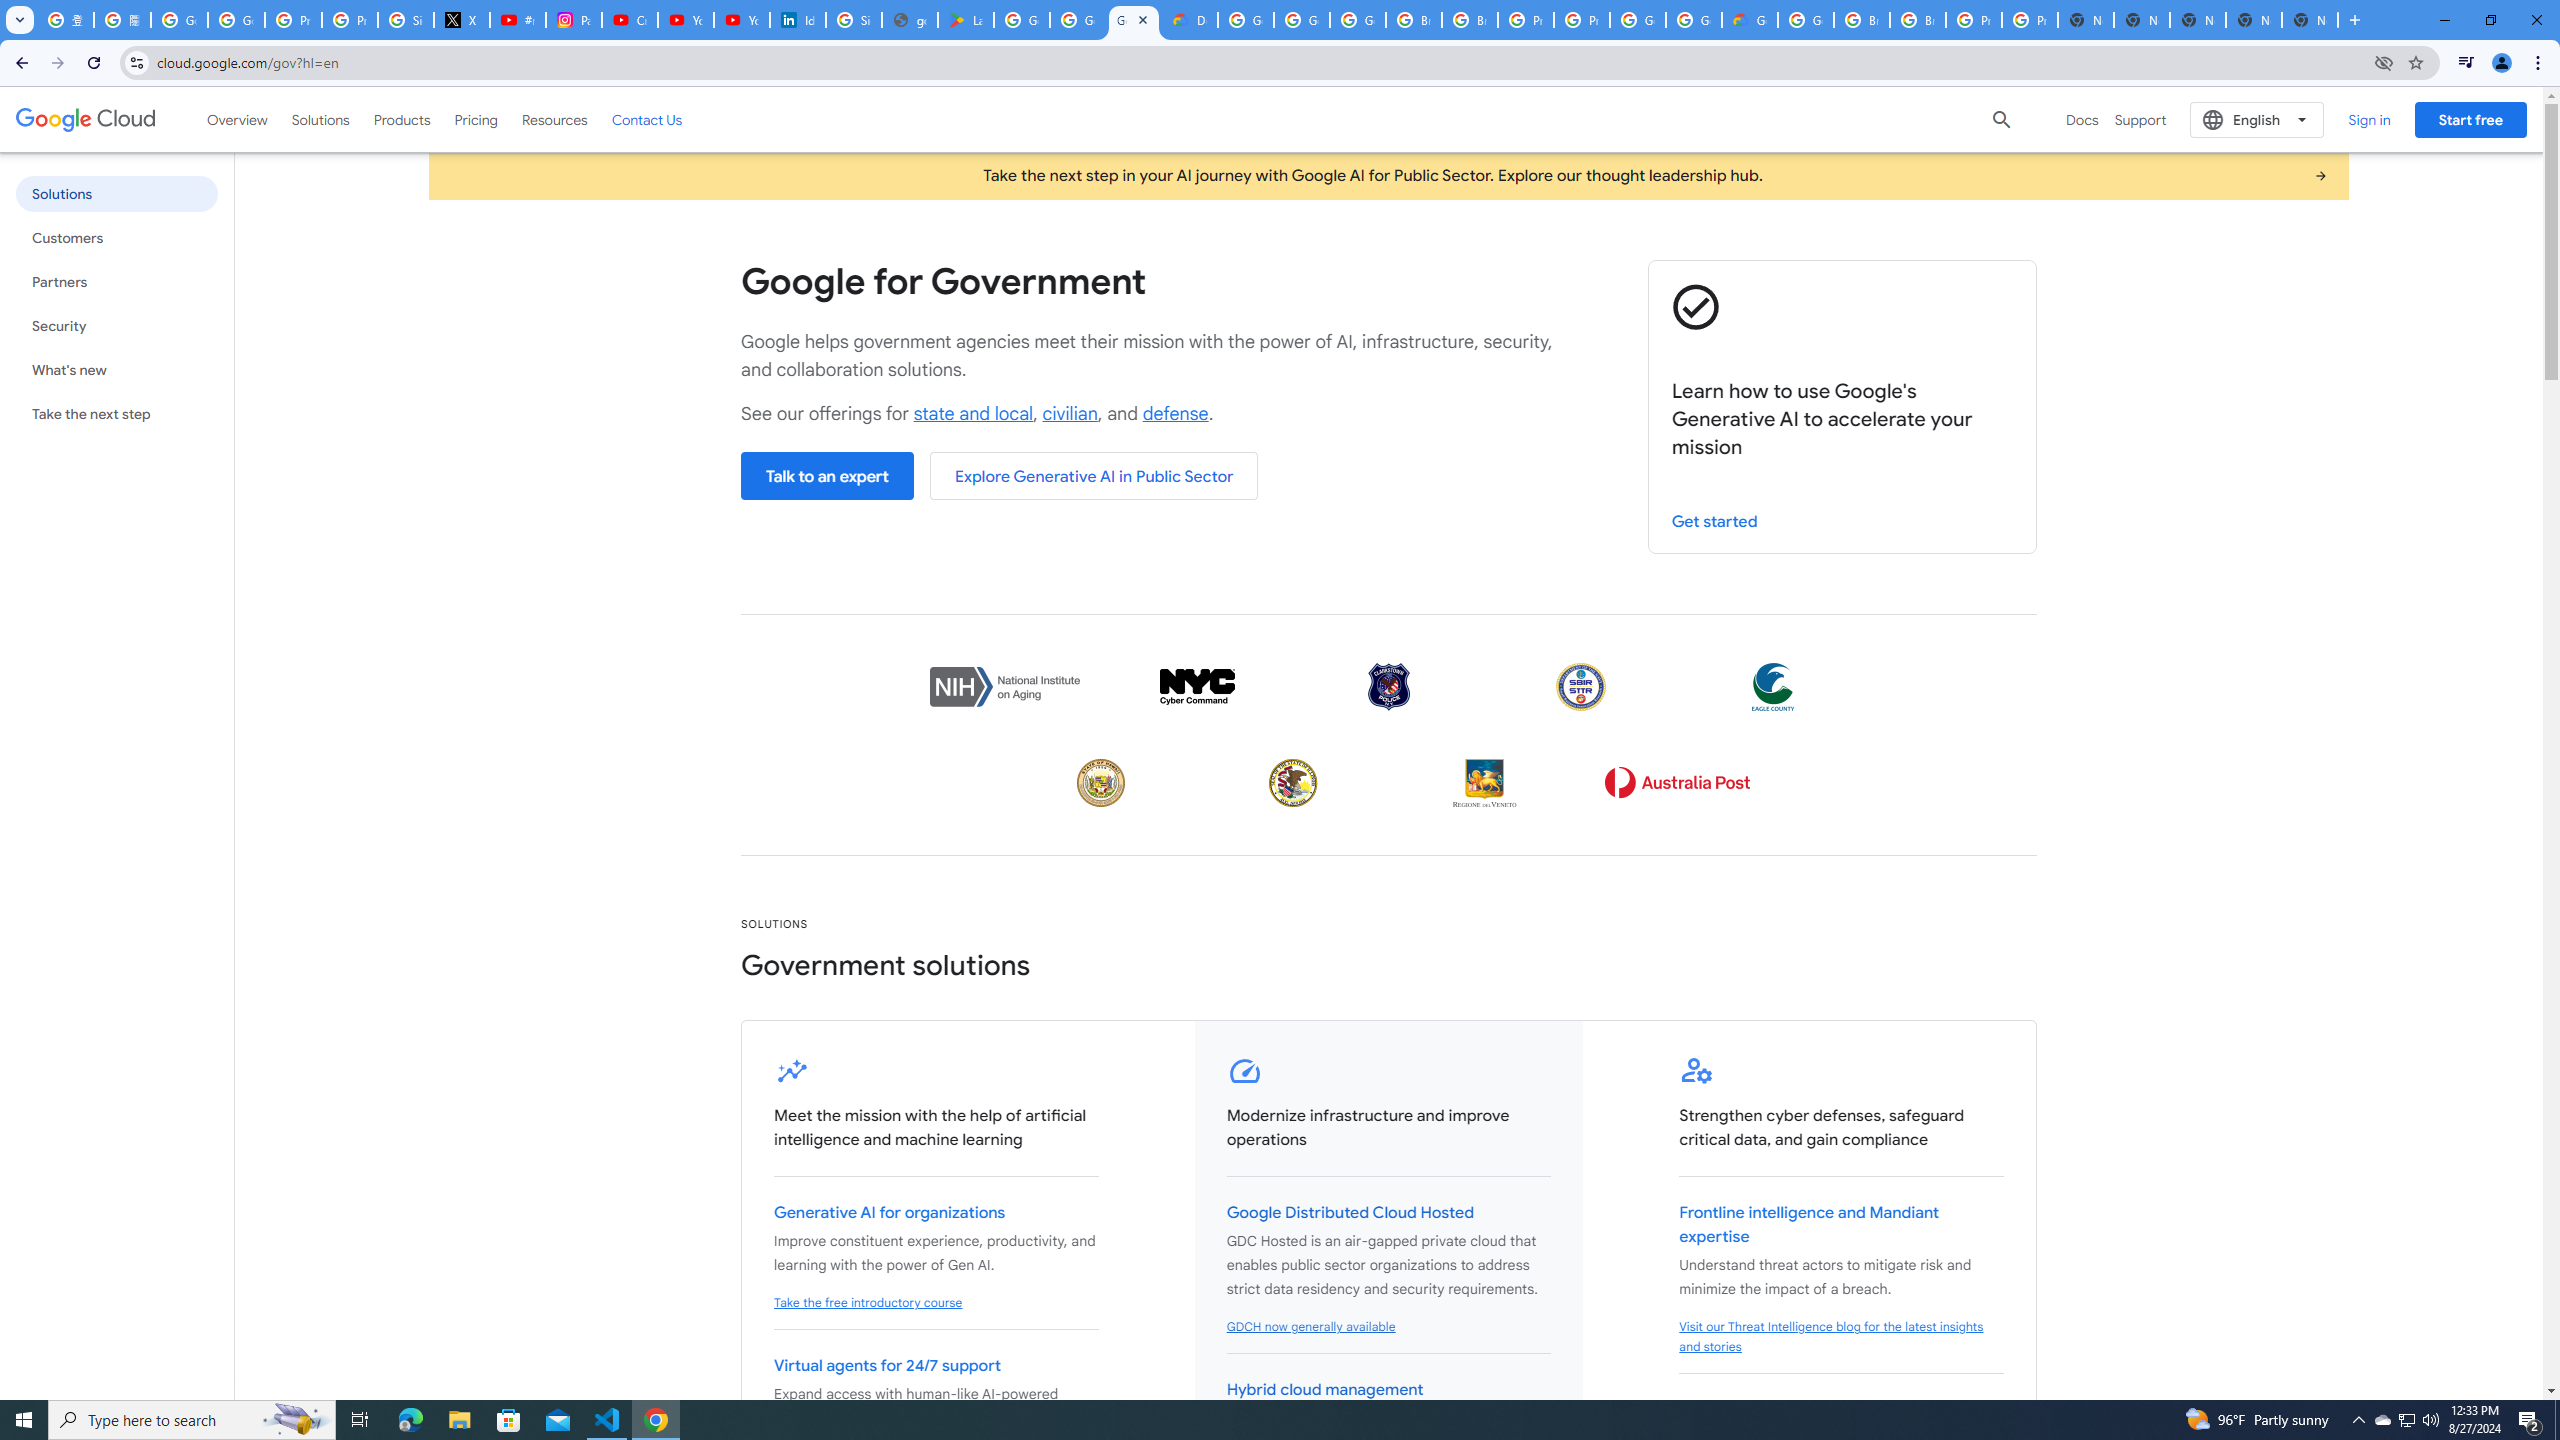  Describe the element at coordinates (1079, 19) in the screenshot. I see `'Google Workspace - Specific Terms'` at that location.